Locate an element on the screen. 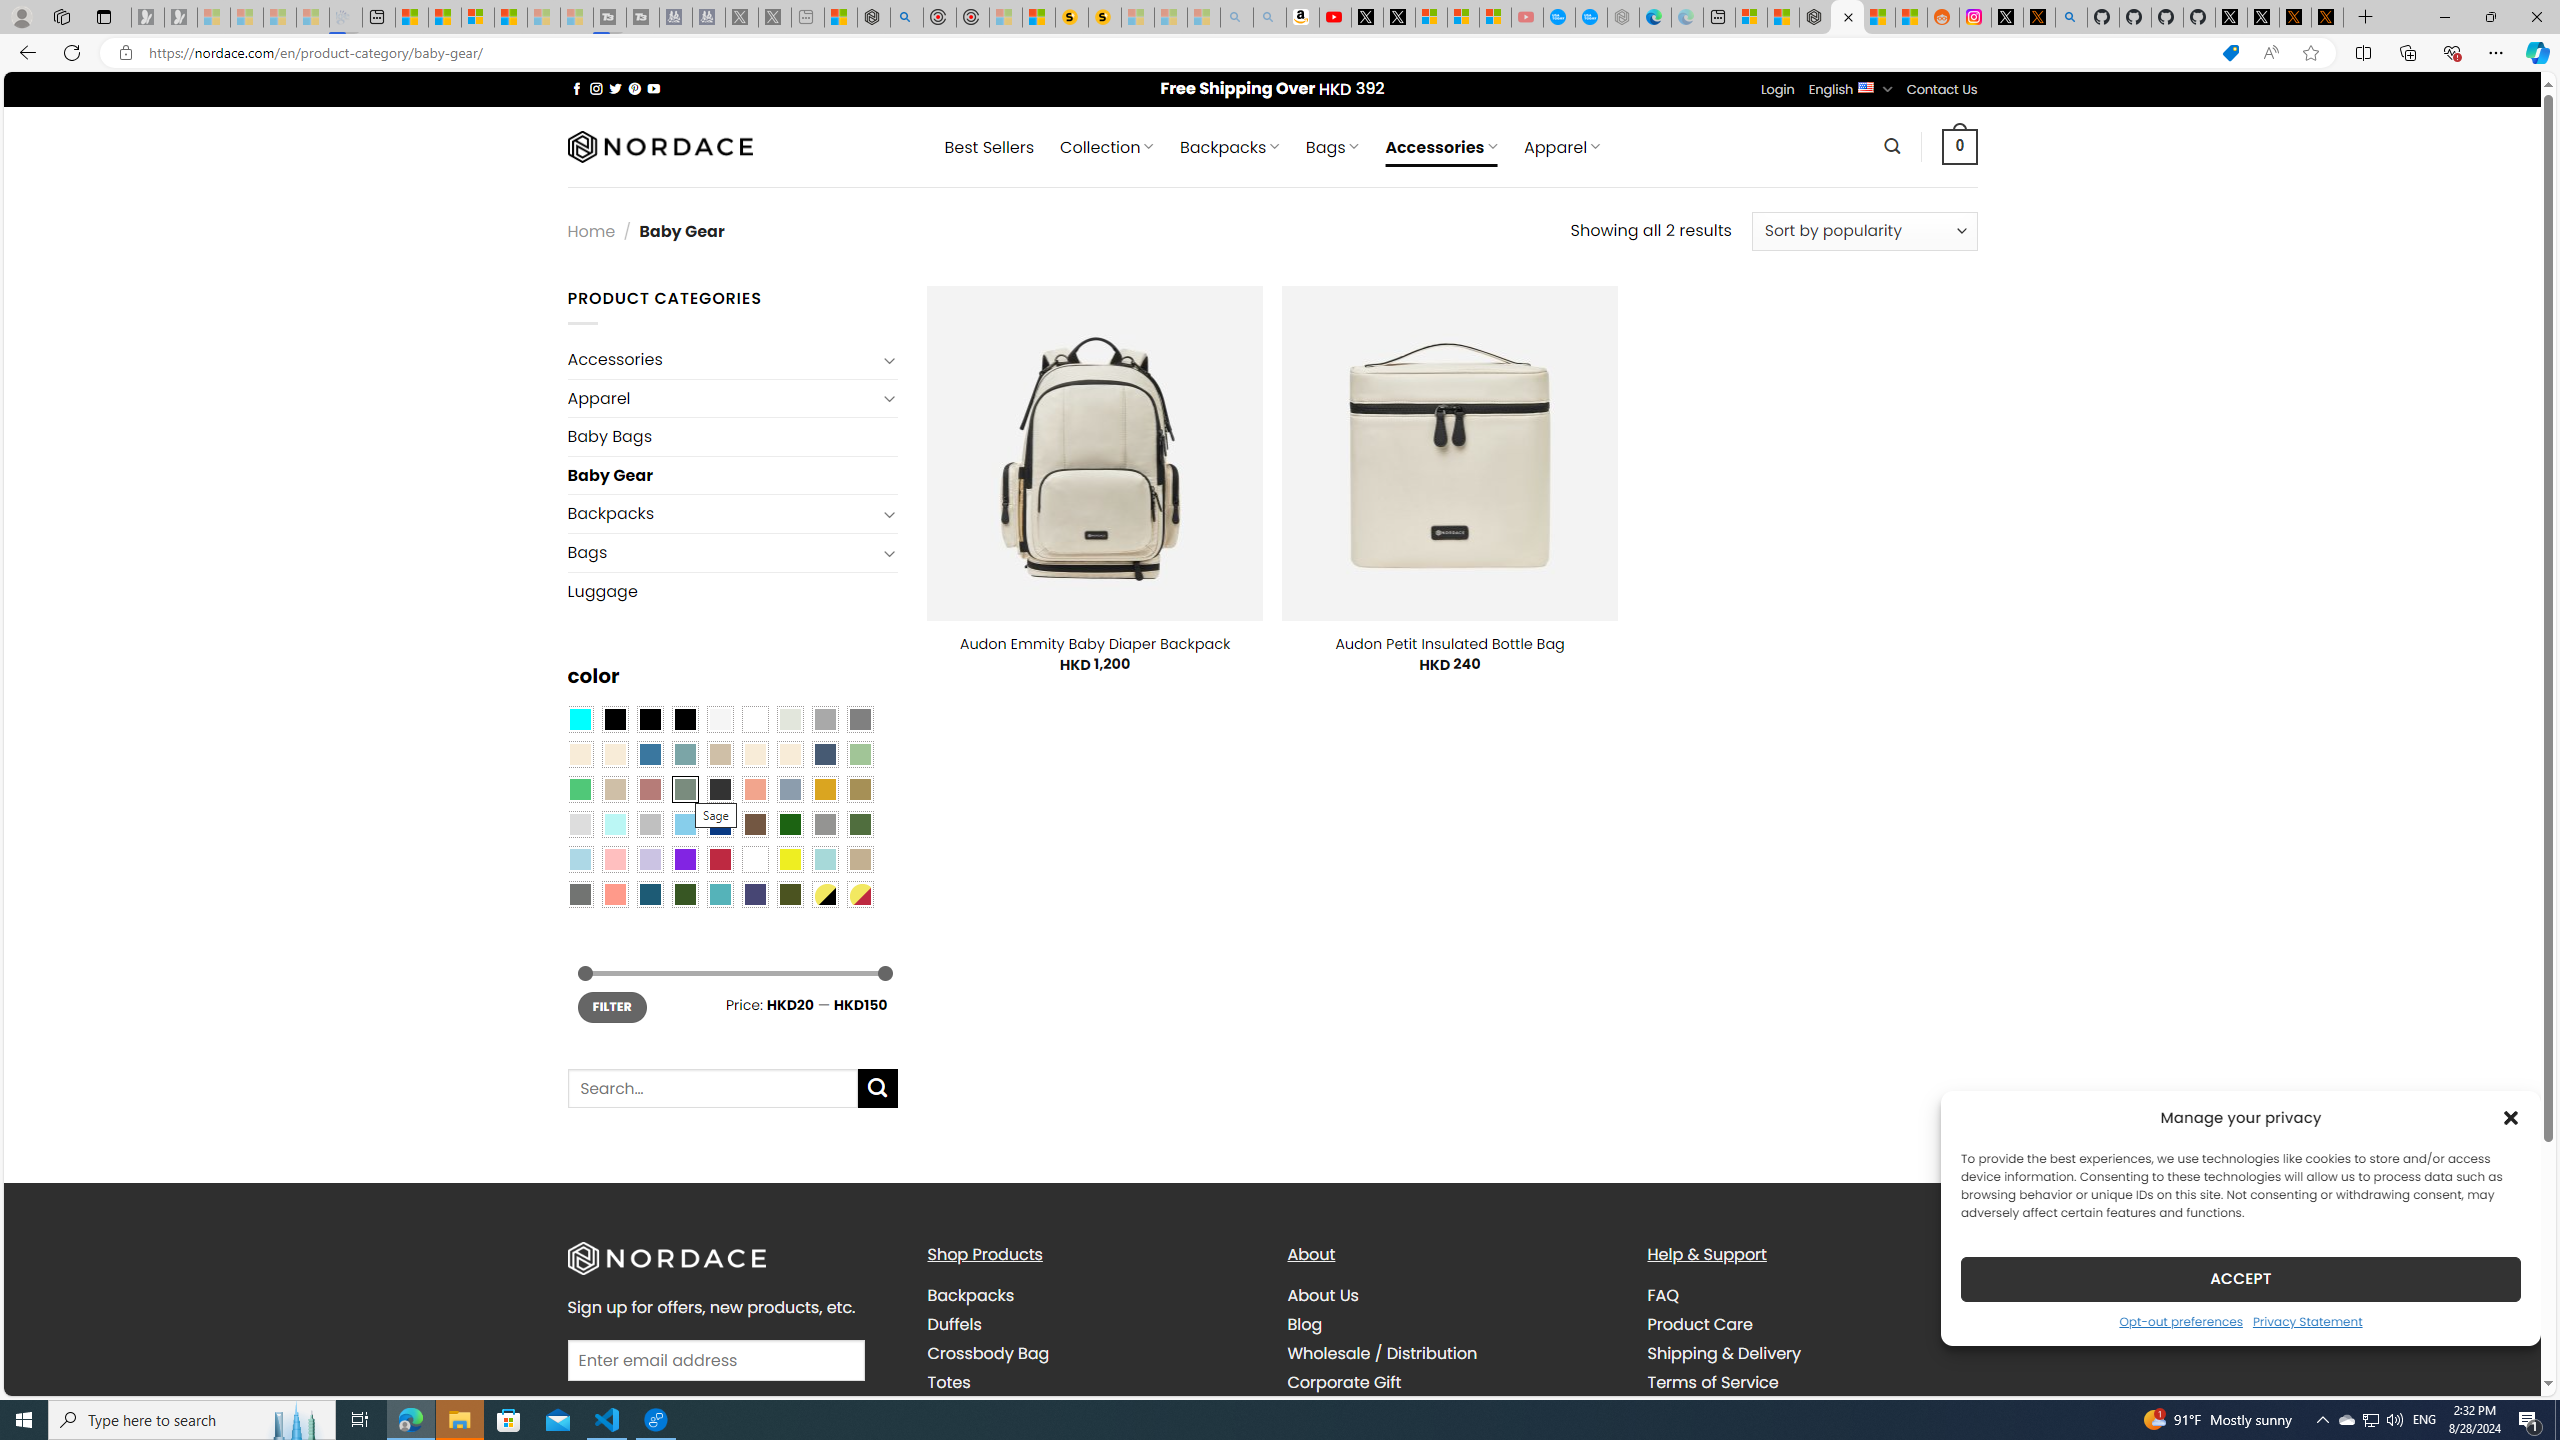  'Forest' is located at coordinates (684, 893).